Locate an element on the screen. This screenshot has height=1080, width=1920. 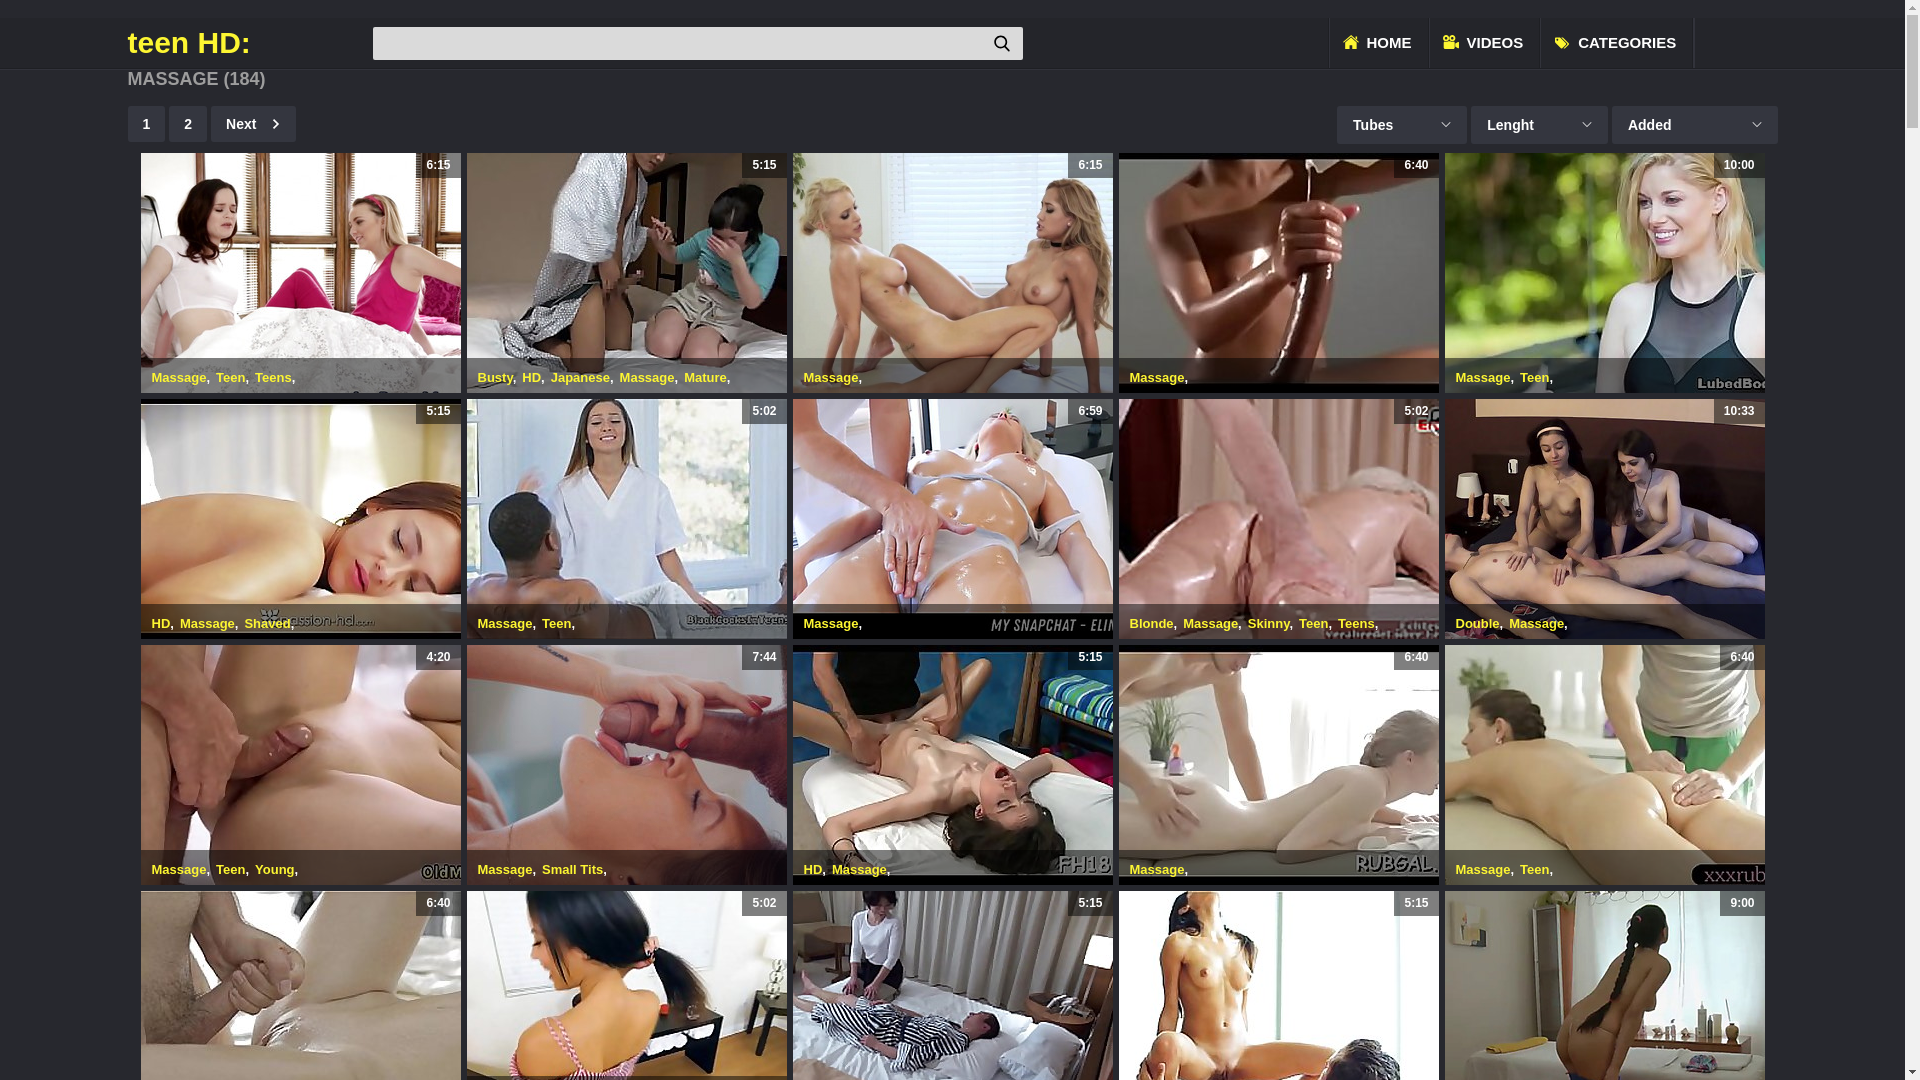
'CATEGORIES' is located at coordinates (1539, 42).